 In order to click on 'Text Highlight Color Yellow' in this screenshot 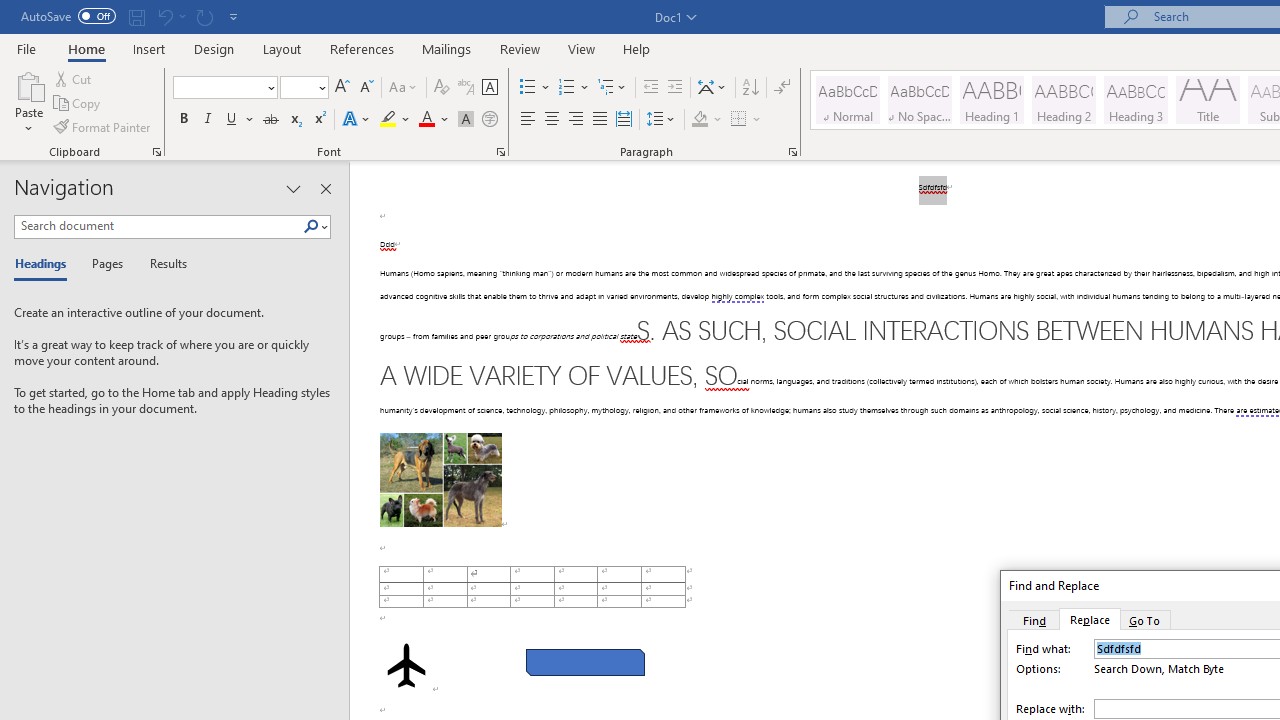, I will do `click(388, 119)`.